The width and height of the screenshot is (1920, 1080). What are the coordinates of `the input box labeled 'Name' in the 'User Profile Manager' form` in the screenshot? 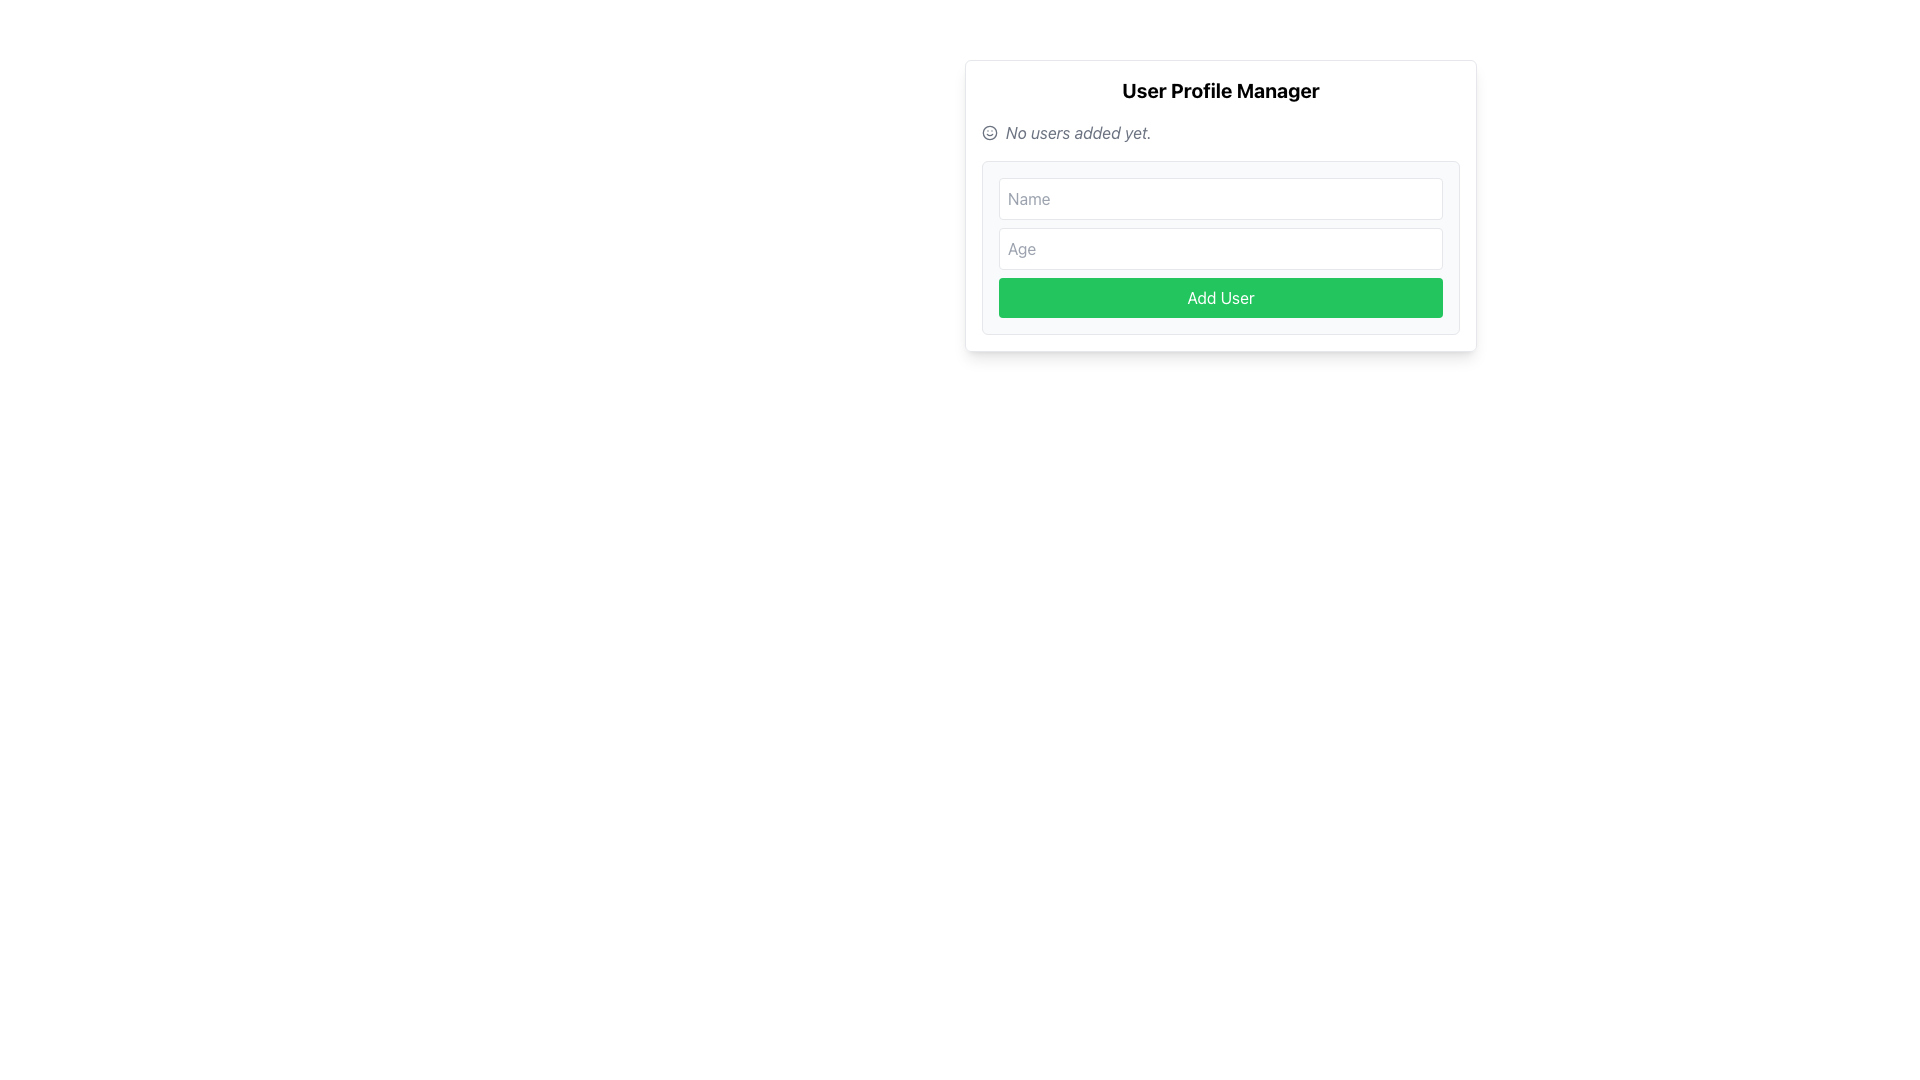 It's located at (1219, 205).